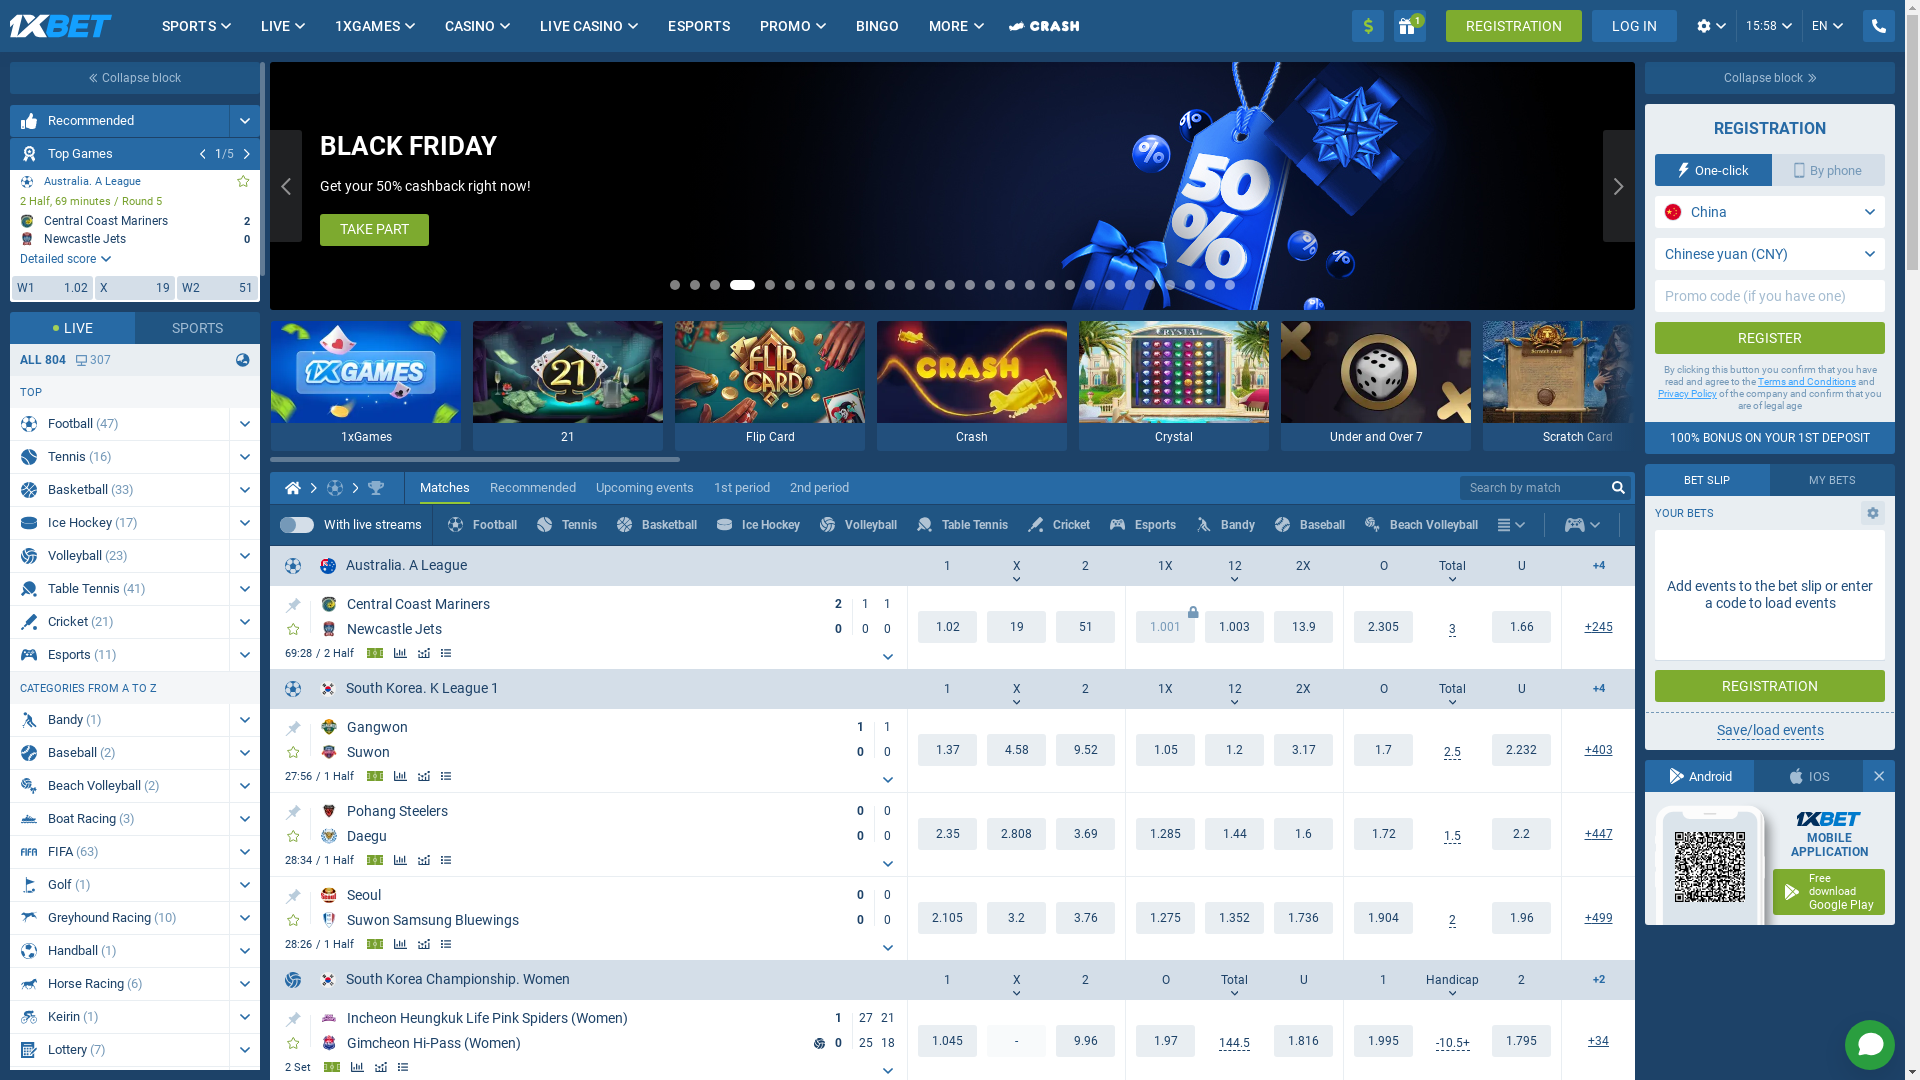 This screenshot has width=1920, height=1080. I want to click on 'Crystal', so click(1174, 385).